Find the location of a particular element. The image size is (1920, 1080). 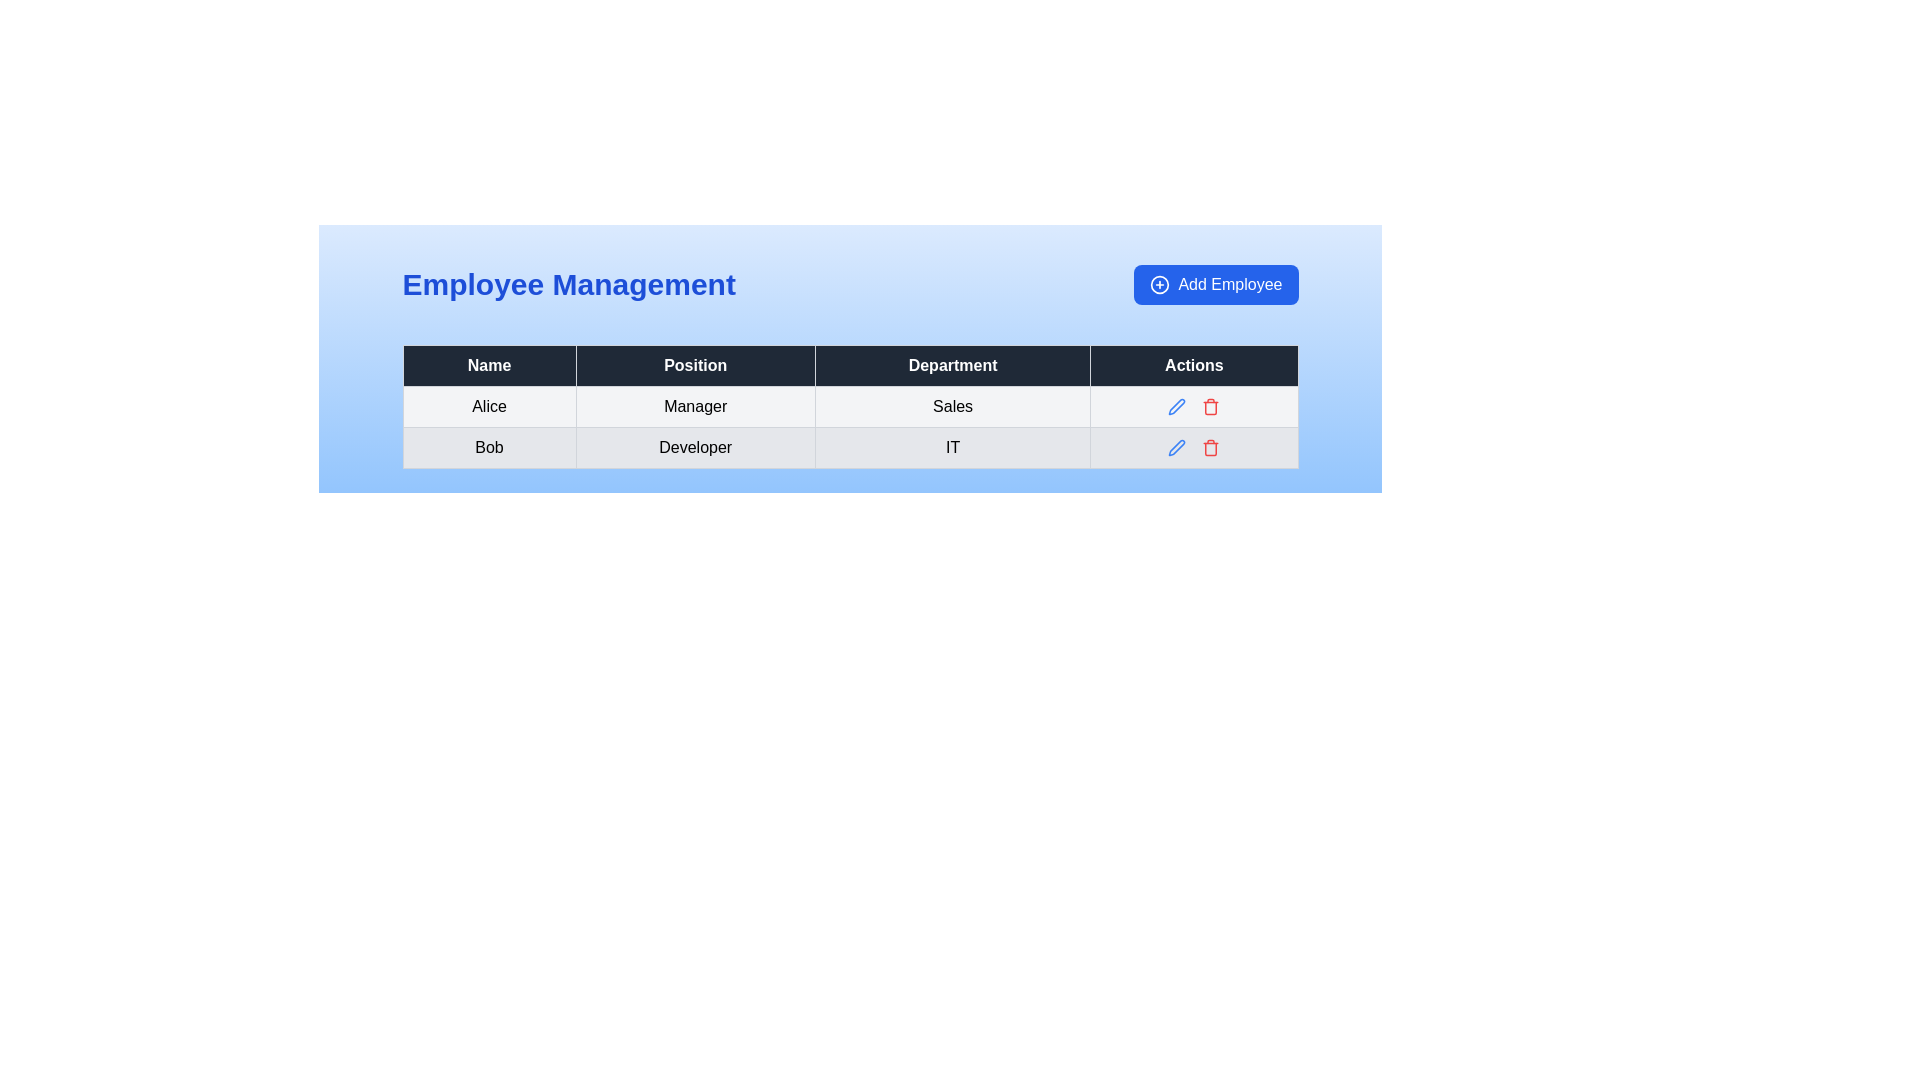

the central segment of the trash bin icon, which is part of the employee management interface located on the right end of the 'Actions' column is located at coordinates (1210, 448).